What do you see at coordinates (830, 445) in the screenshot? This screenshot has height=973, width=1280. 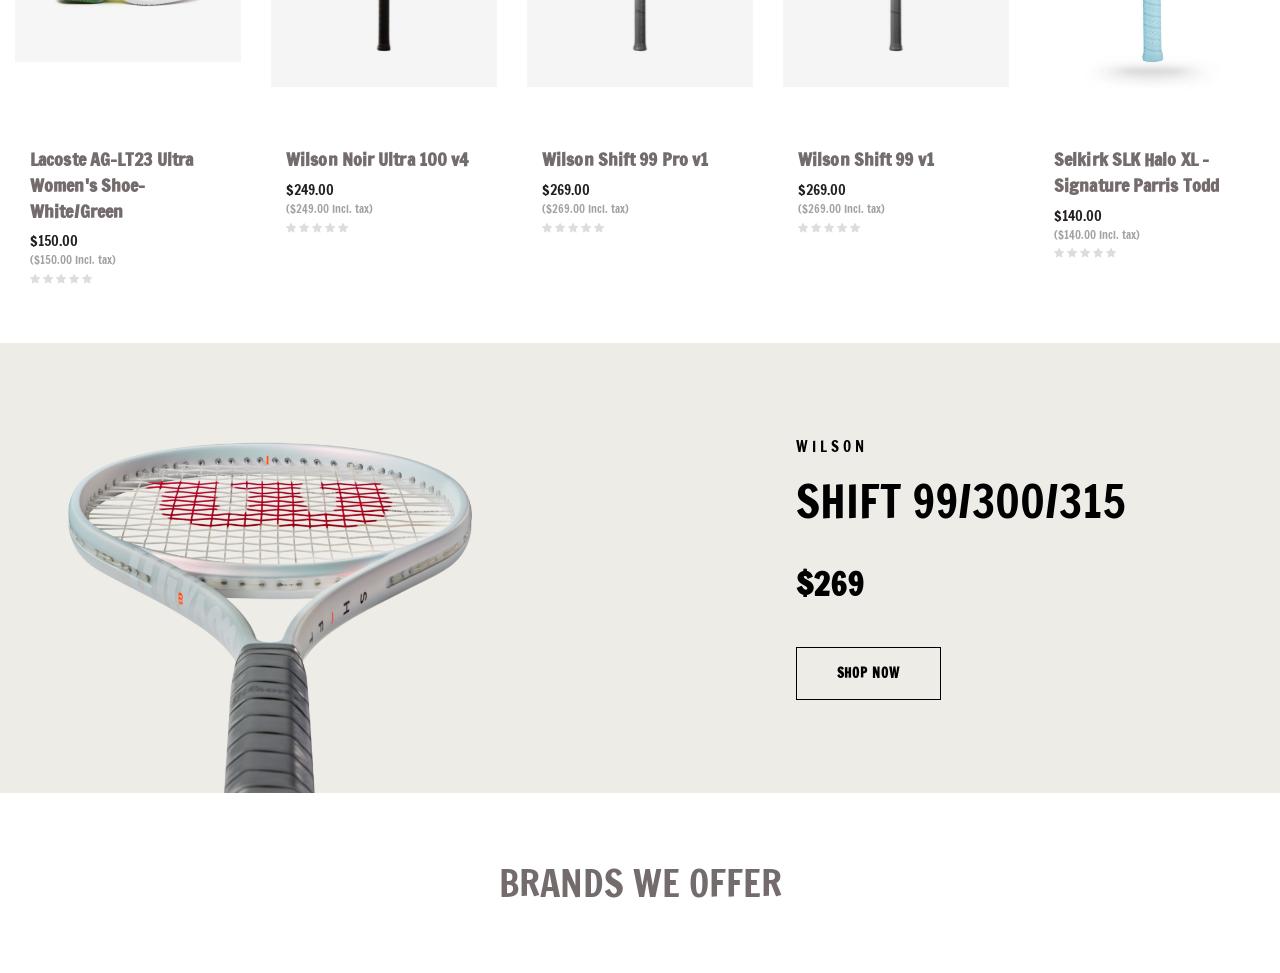 I see `'WILSON'` at bounding box center [830, 445].